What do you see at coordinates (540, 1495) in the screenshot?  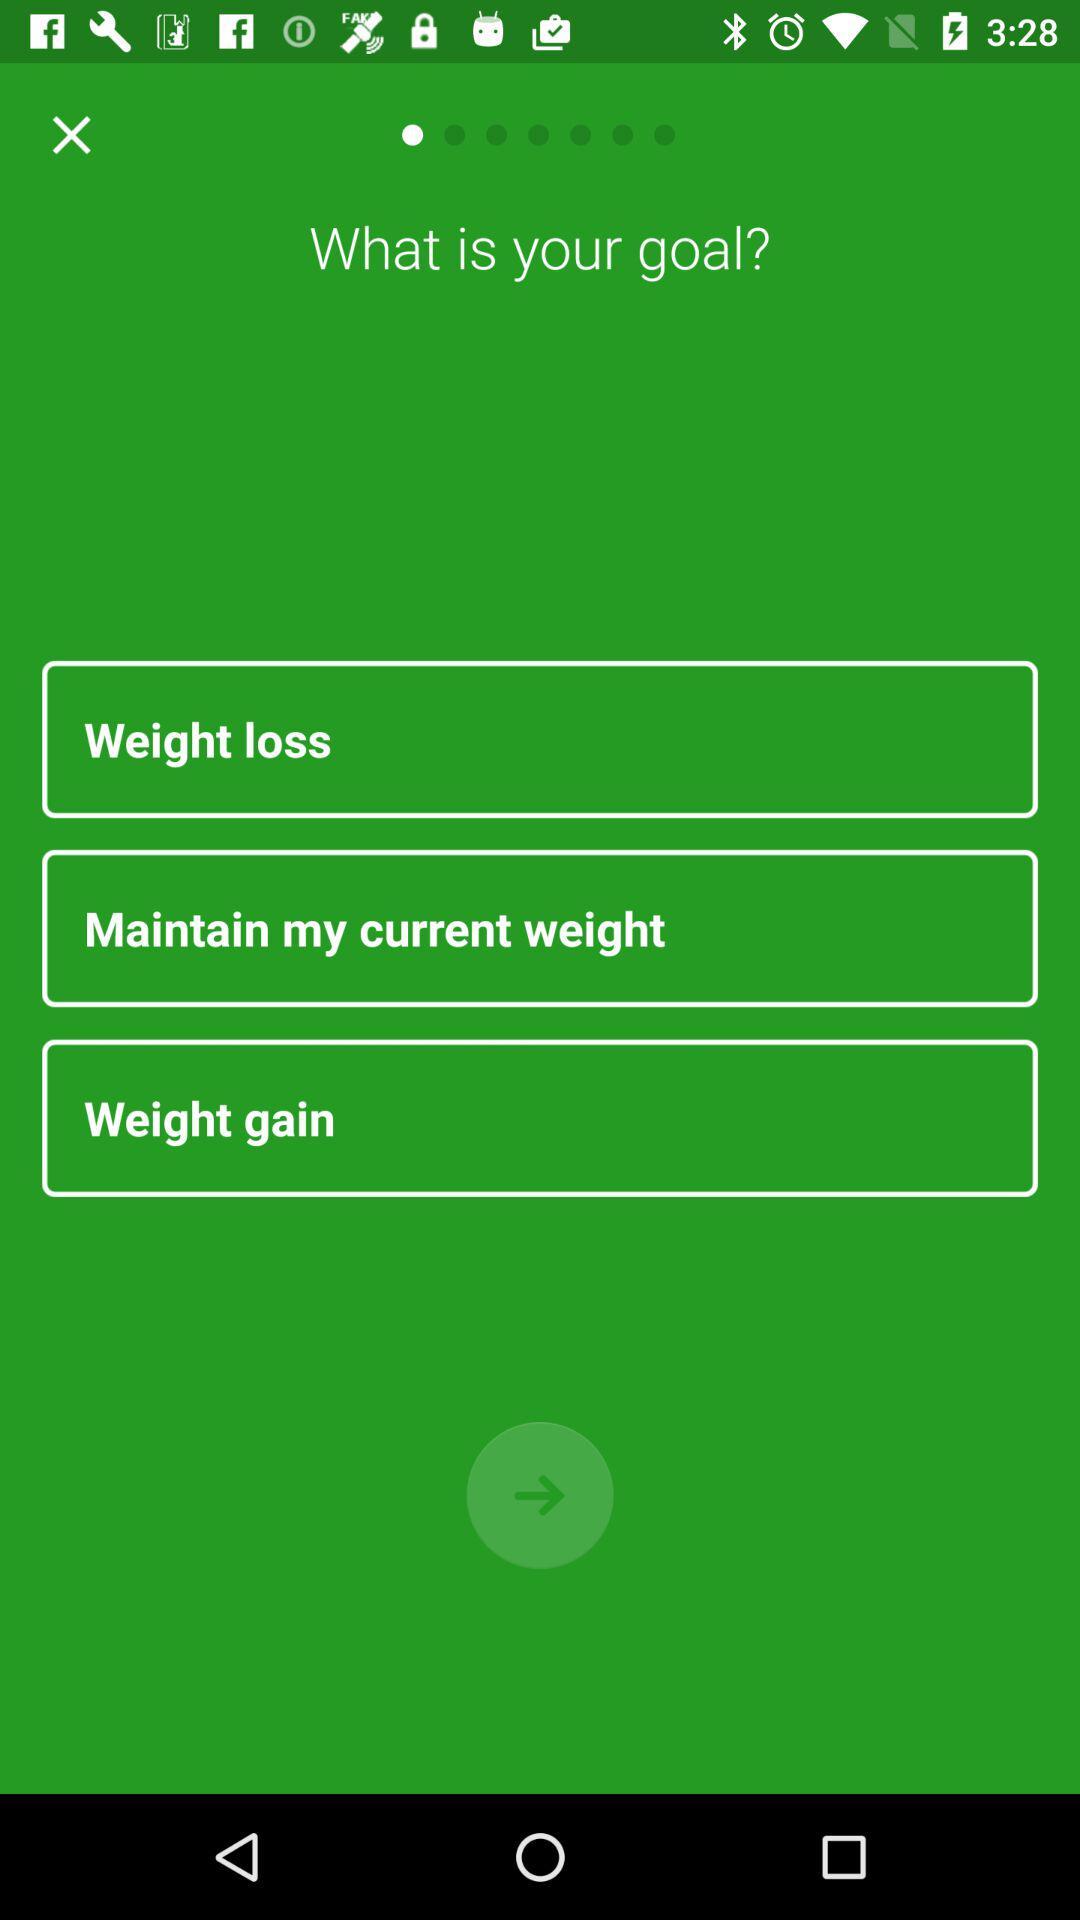 I see `next page` at bounding box center [540, 1495].